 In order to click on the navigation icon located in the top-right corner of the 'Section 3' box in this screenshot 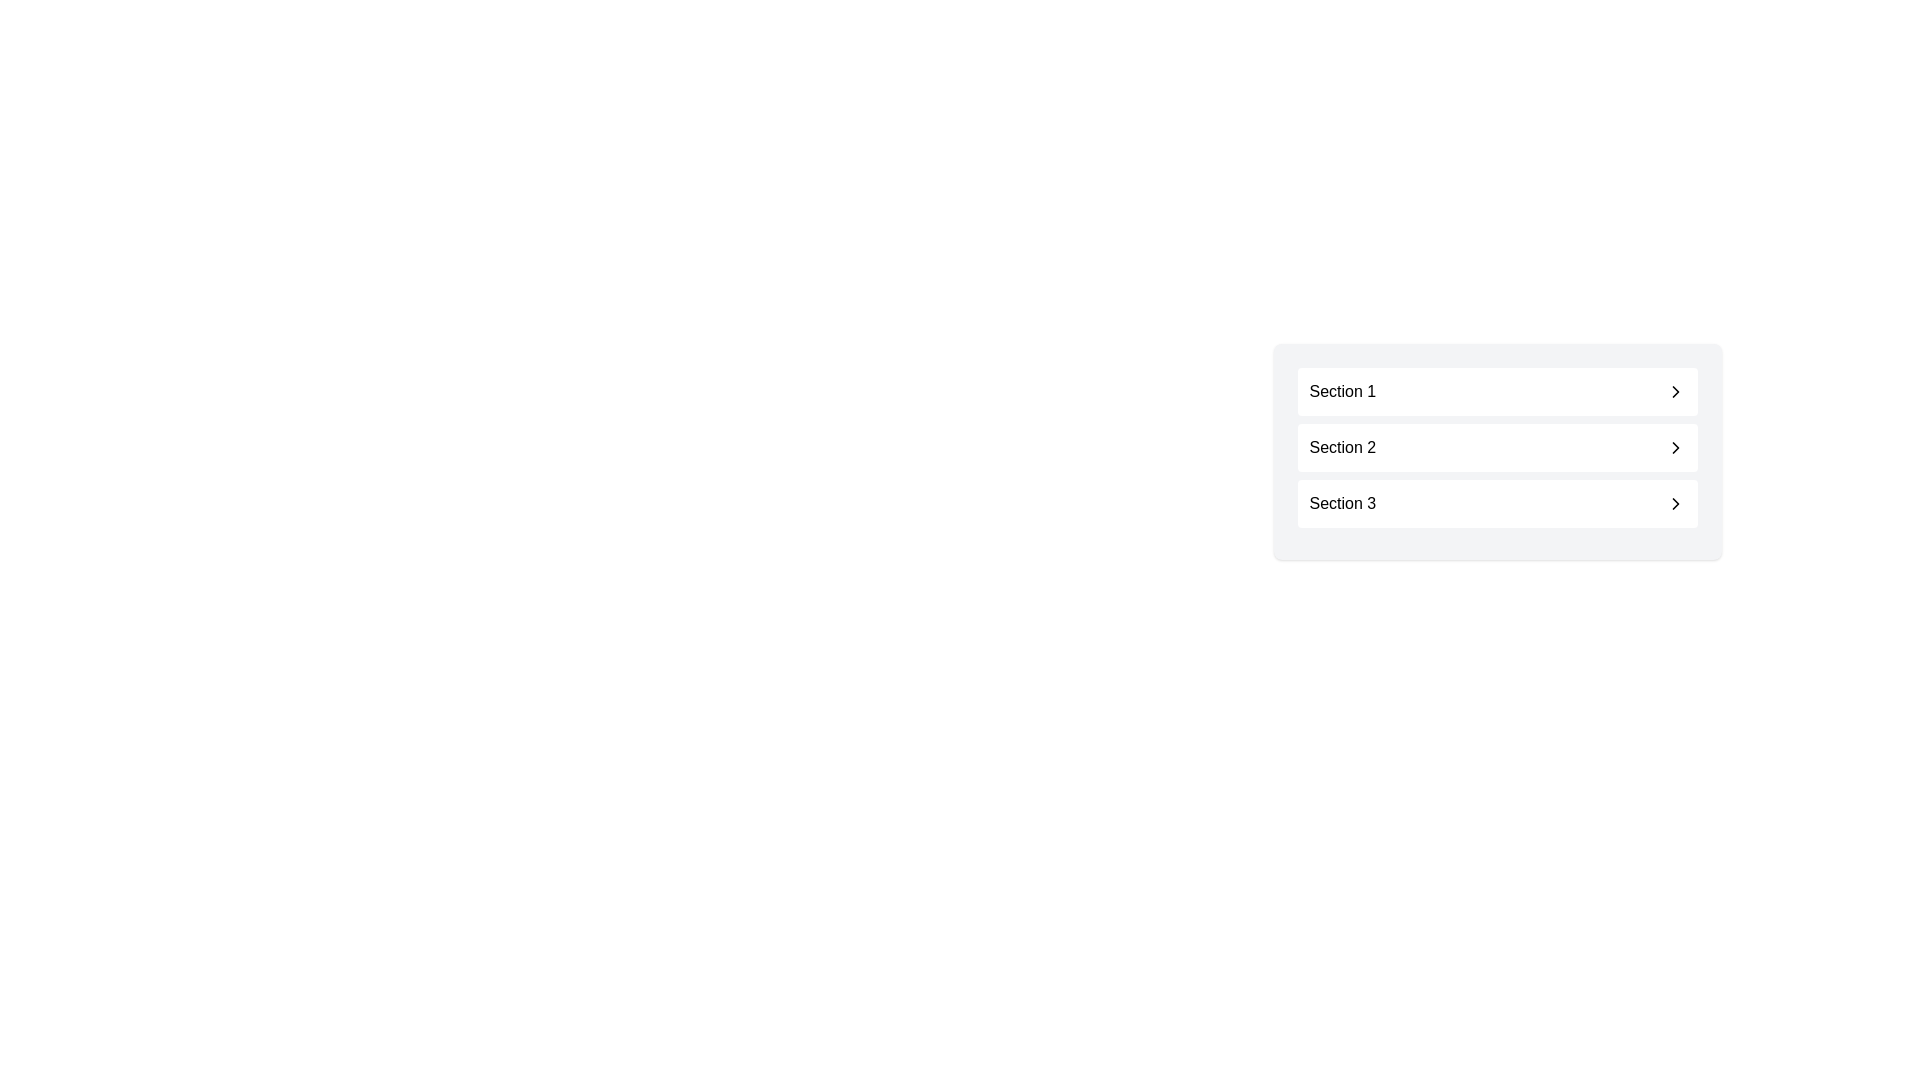, I will do `click(1675, 503)`.